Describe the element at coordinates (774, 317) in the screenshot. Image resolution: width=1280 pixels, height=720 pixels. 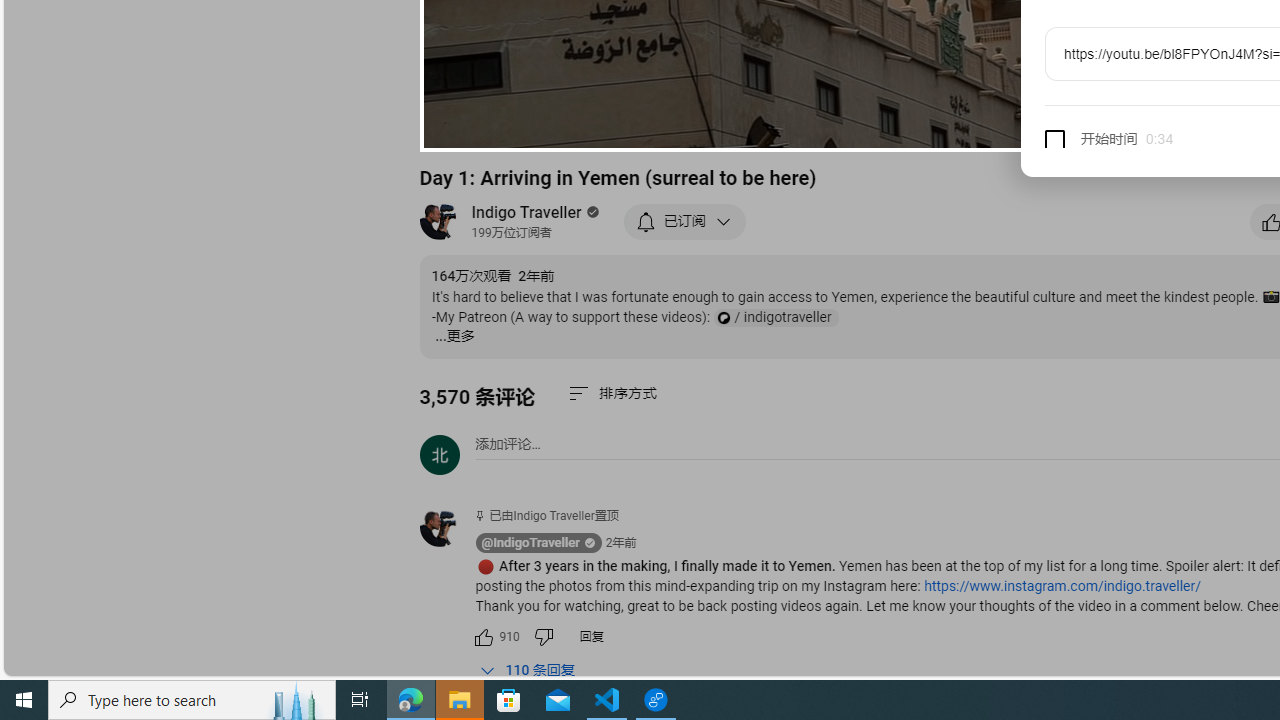
I see `'Patreon Channel Link: indigotraveller'` at that location.